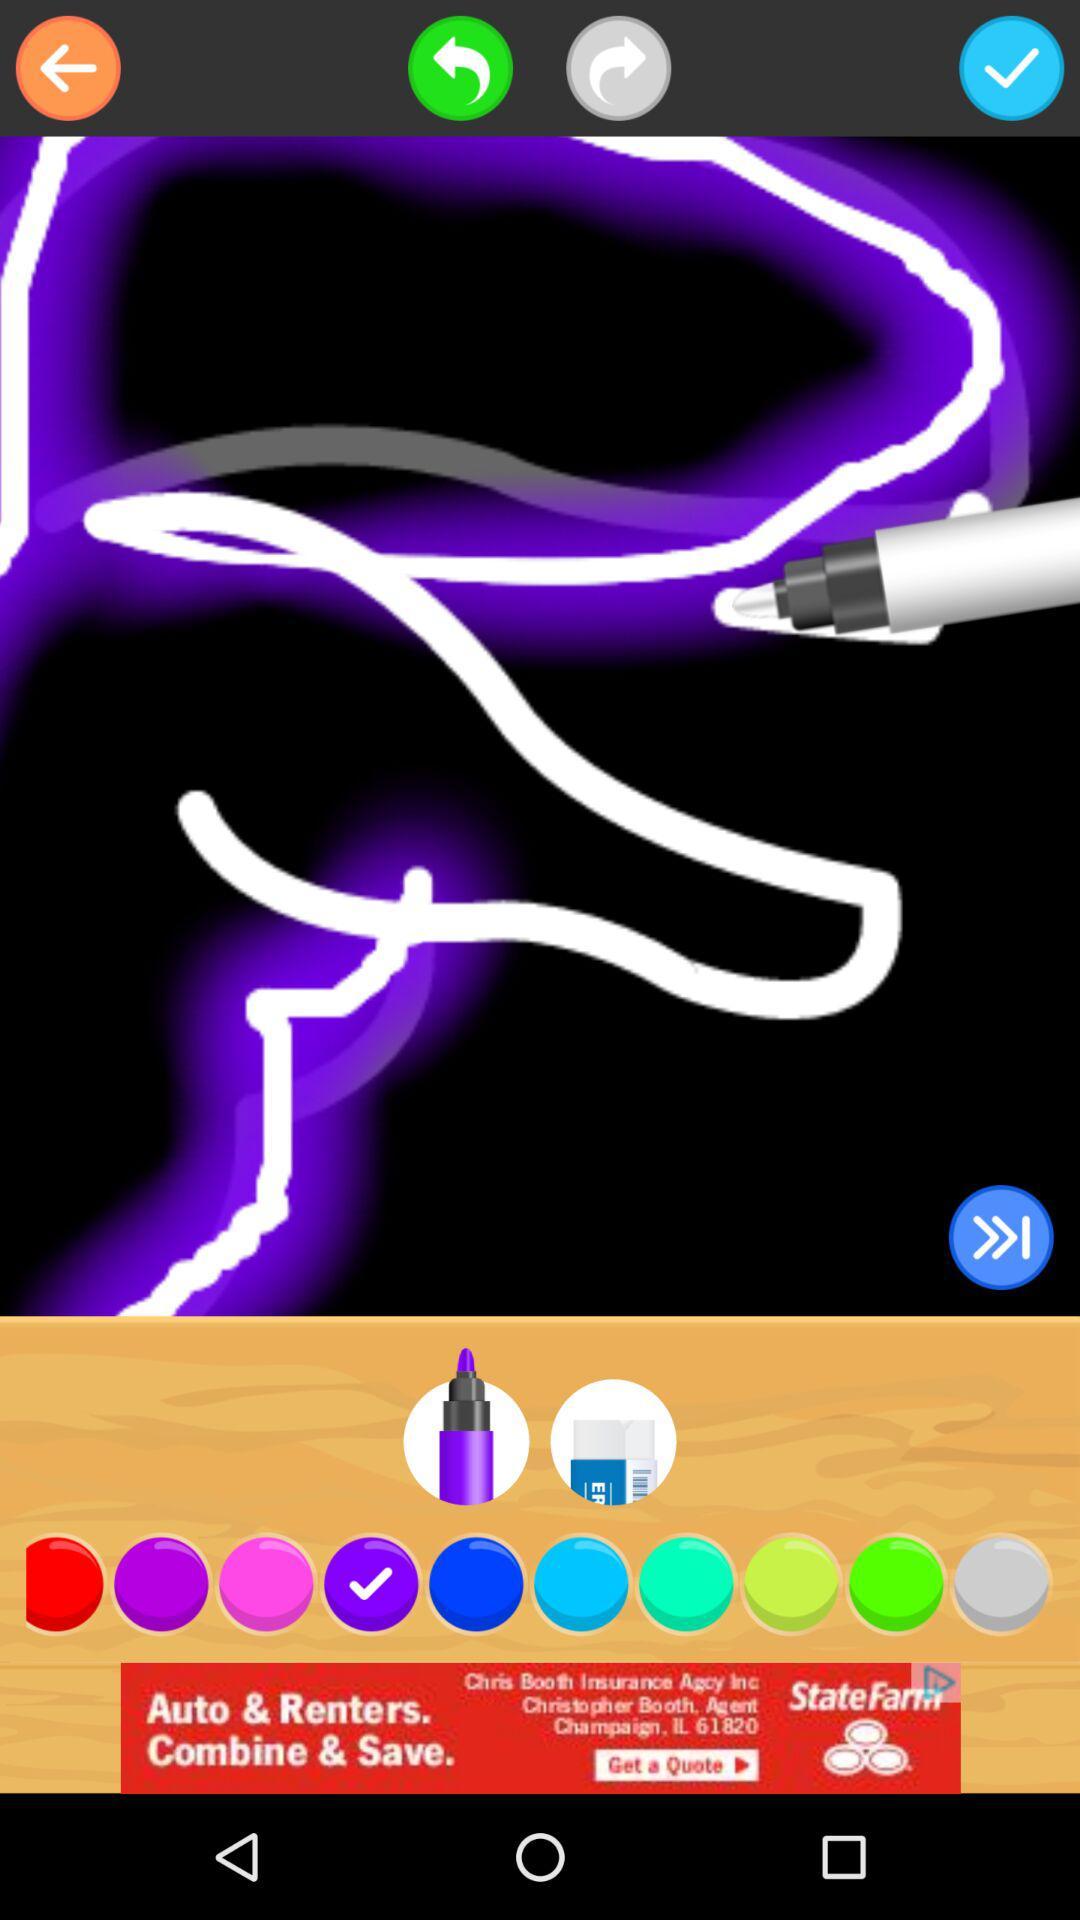  I want to click on undo, so click(460, 68).